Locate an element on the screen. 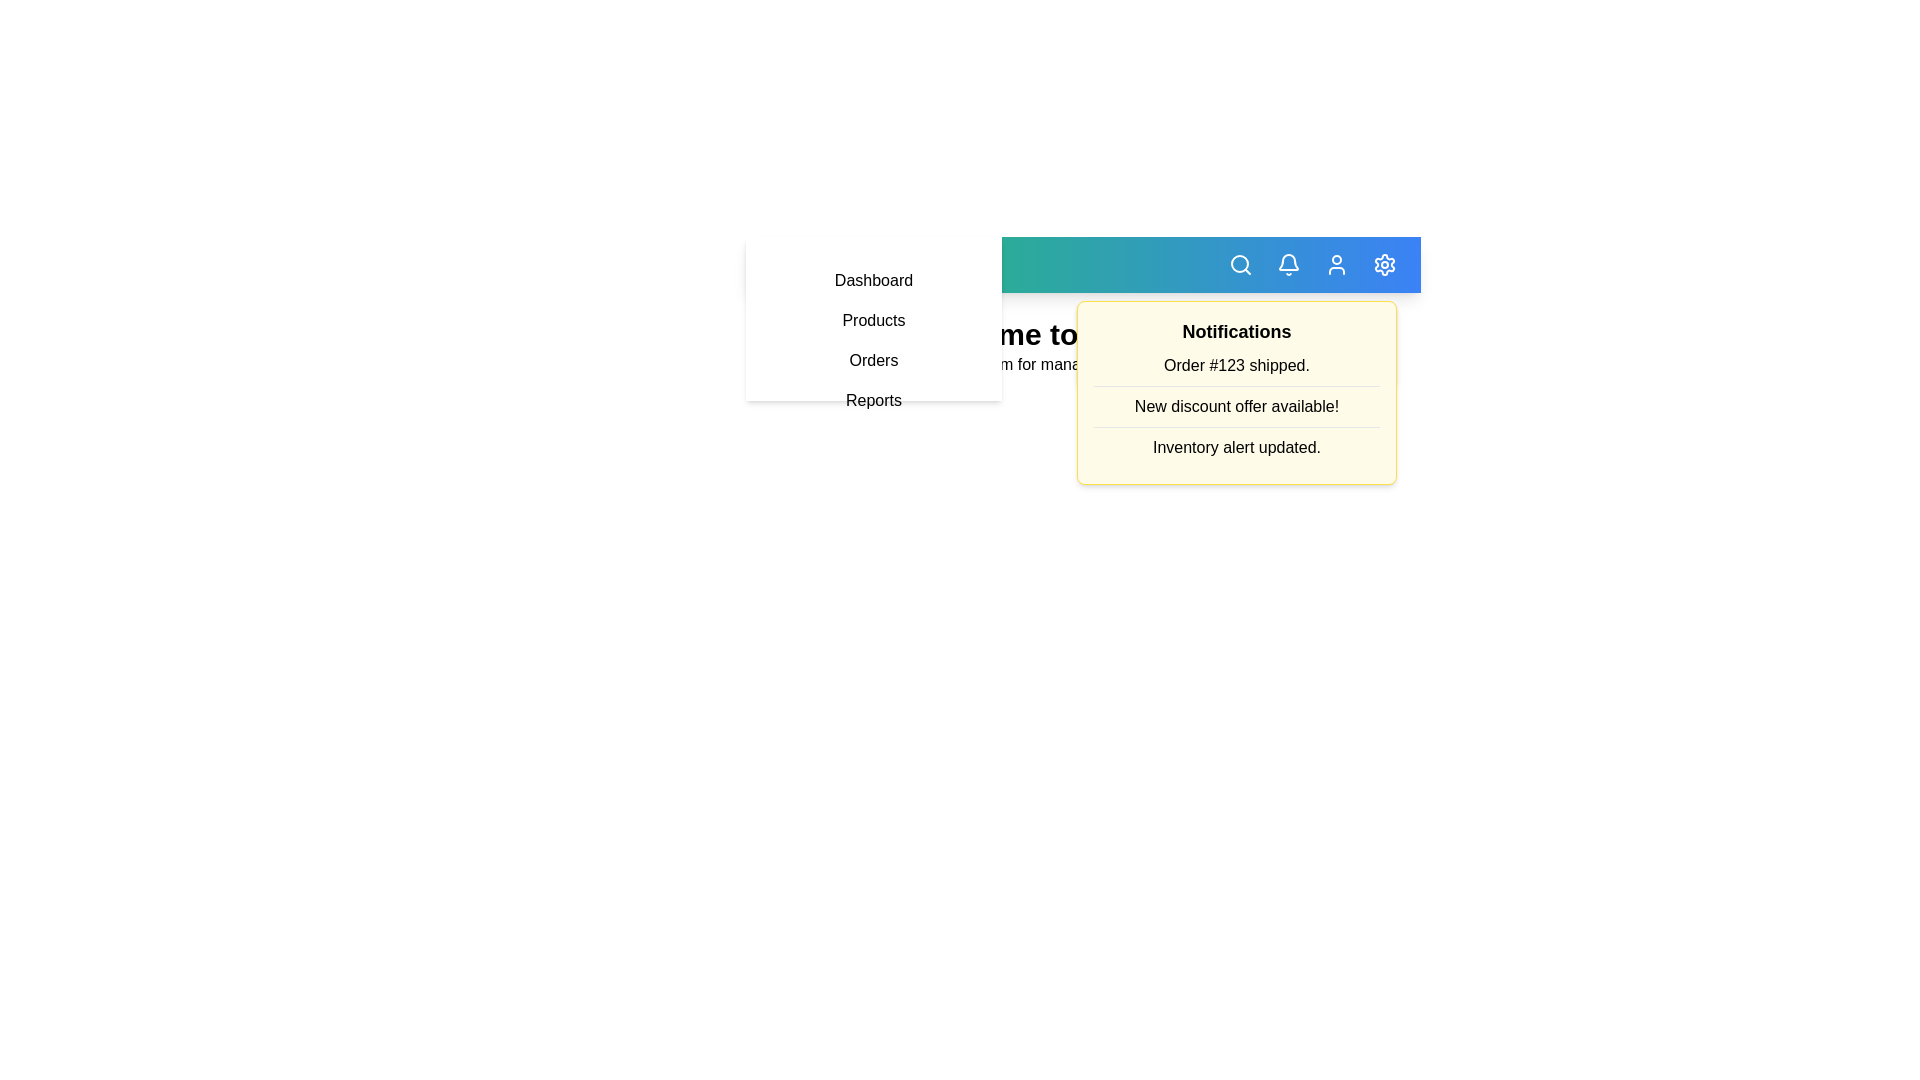 This screenshot has width=1920, height=1080. the notification text field that displays an individual discount offer, located centrally under the 'Notifications' title and above the 'Inventory alert updated' message is located at coordinates (1236, 393).